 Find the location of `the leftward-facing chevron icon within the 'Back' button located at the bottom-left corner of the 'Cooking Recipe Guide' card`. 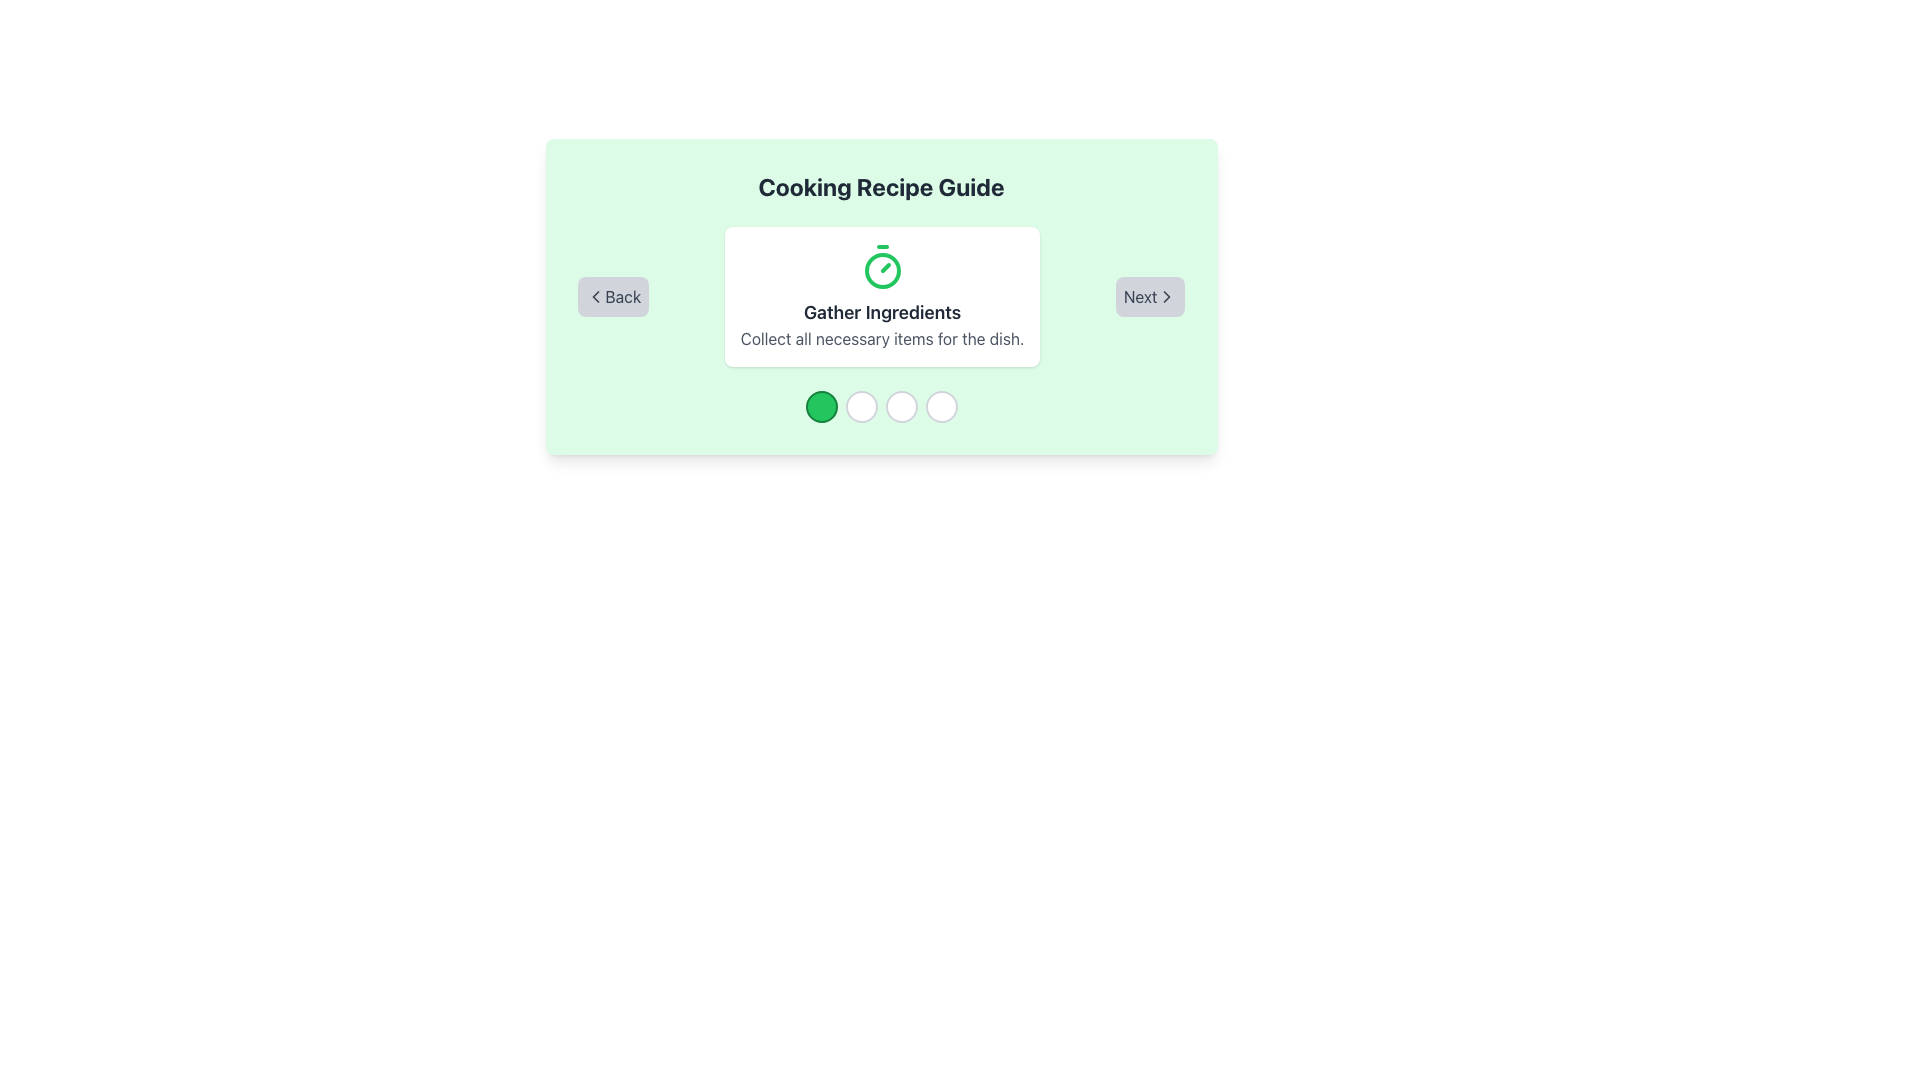

the leftward-facing chevron icon within the 'Back' button located at the bottom-left corner of the 'Cooking Recipe Guide' card is located at coordinates (594, 297).